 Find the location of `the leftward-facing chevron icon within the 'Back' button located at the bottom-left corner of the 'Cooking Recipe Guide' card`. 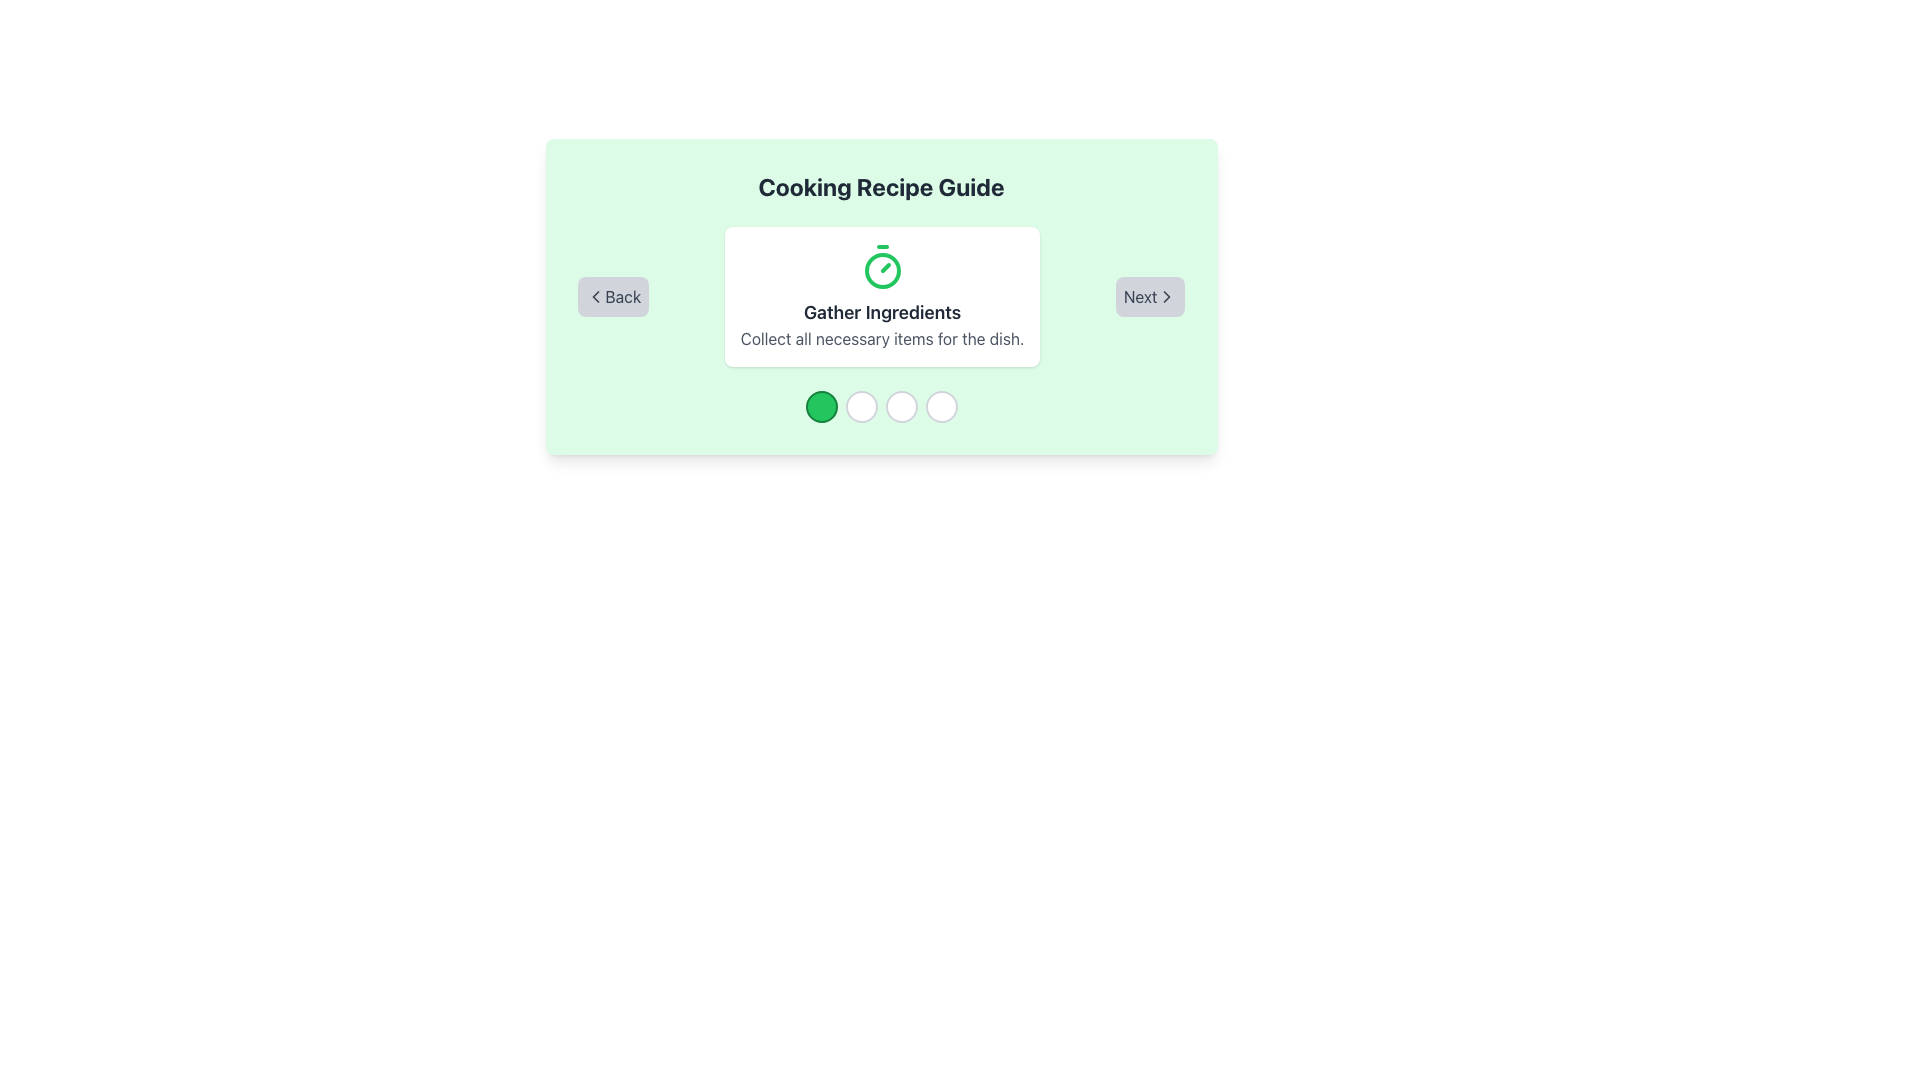

the leftward-facing chevron icon within the 'Back' button located at the bottom-left corner of the 'Cooking Recipe Guide' card is located at coordinates (594, 297).